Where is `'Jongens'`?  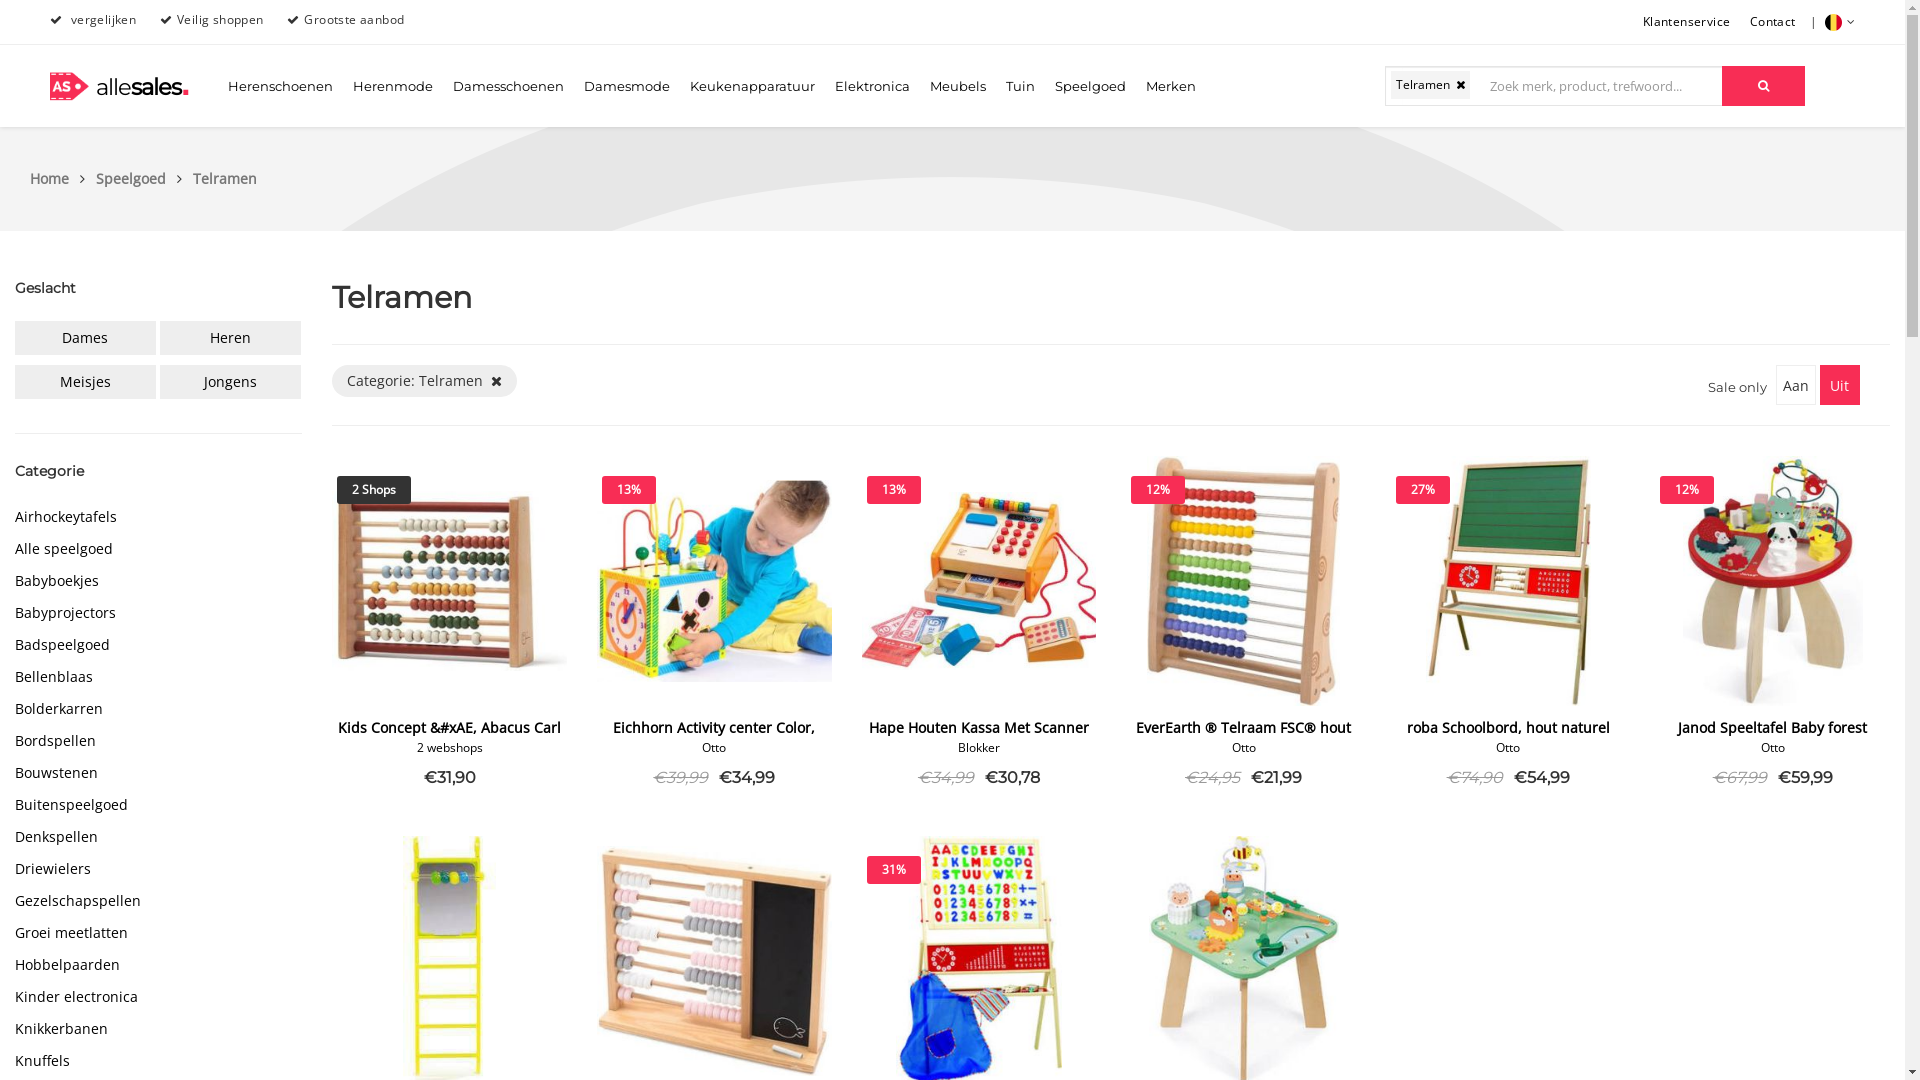
'Jongens' is located at coordinates (230, 381).